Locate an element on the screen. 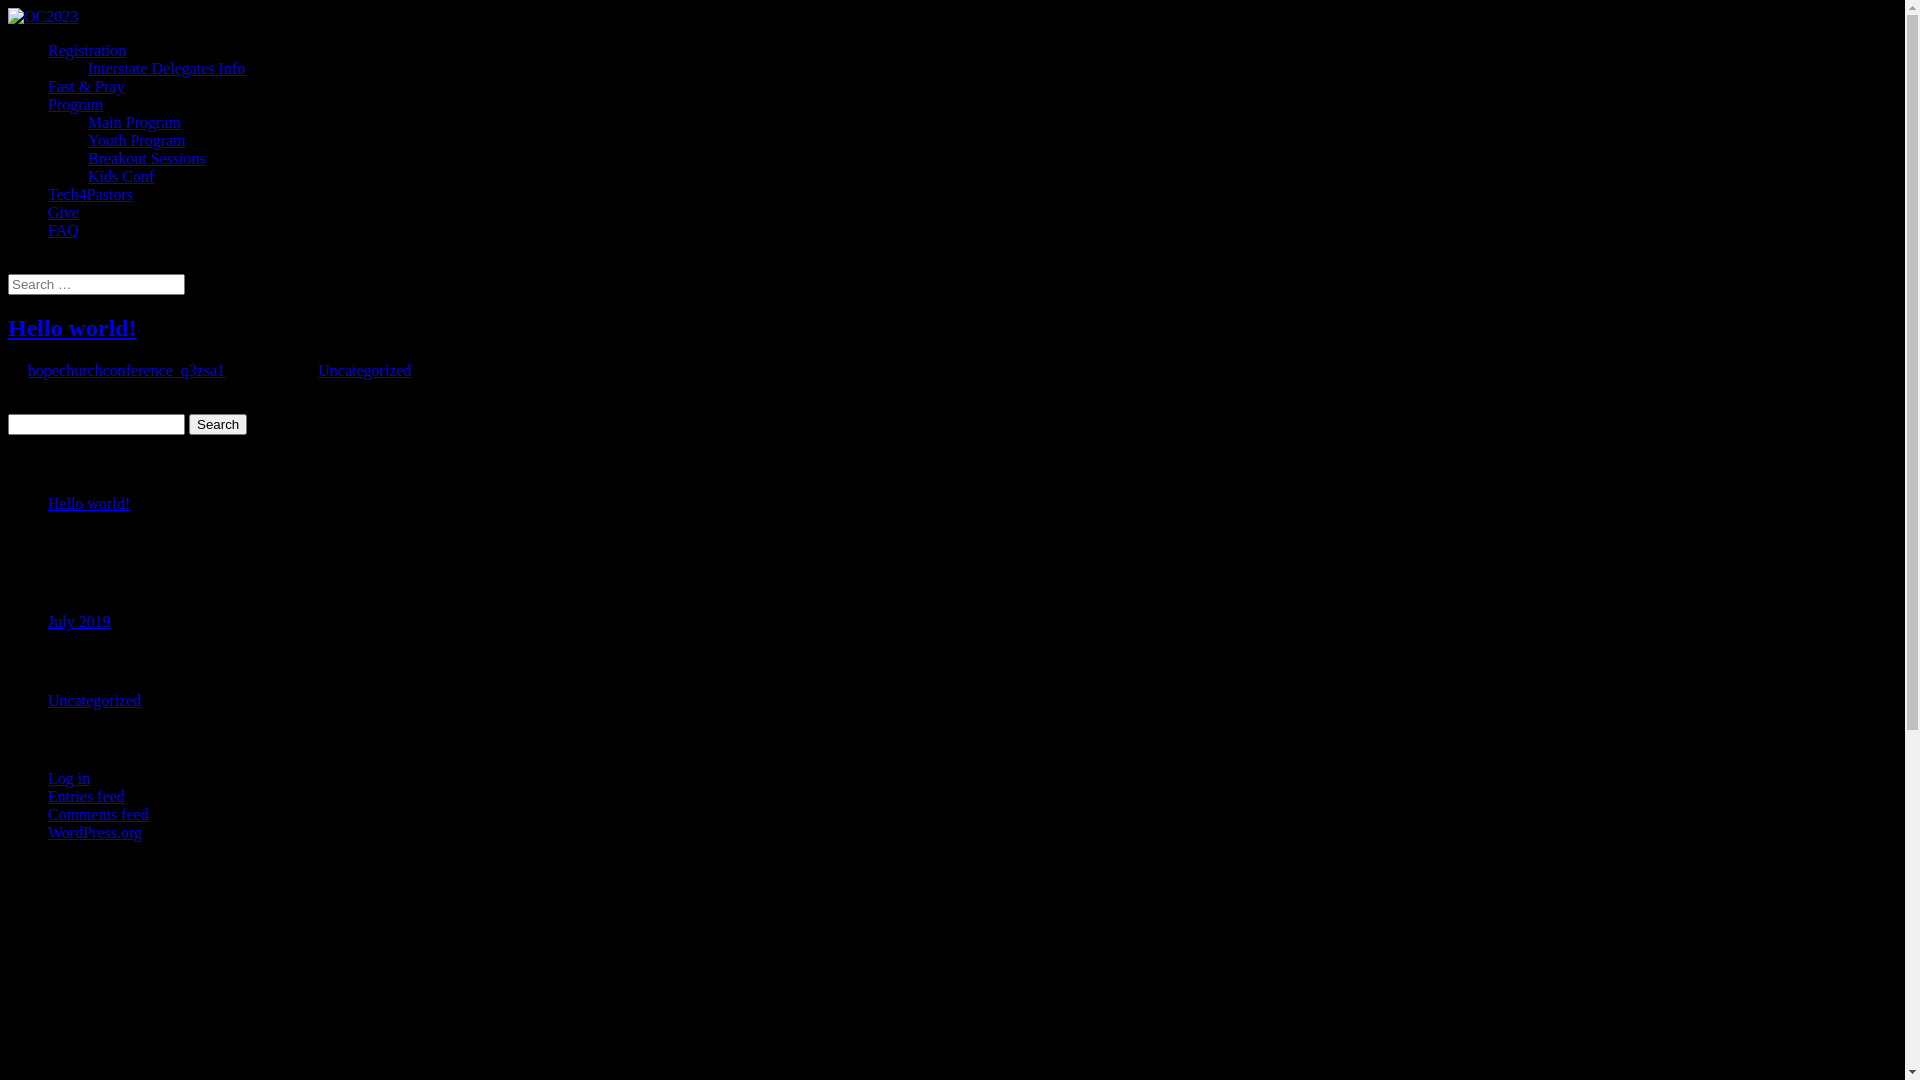 The image size is (1920, 1080). 'Log in' is located at coordinates (68, 777).